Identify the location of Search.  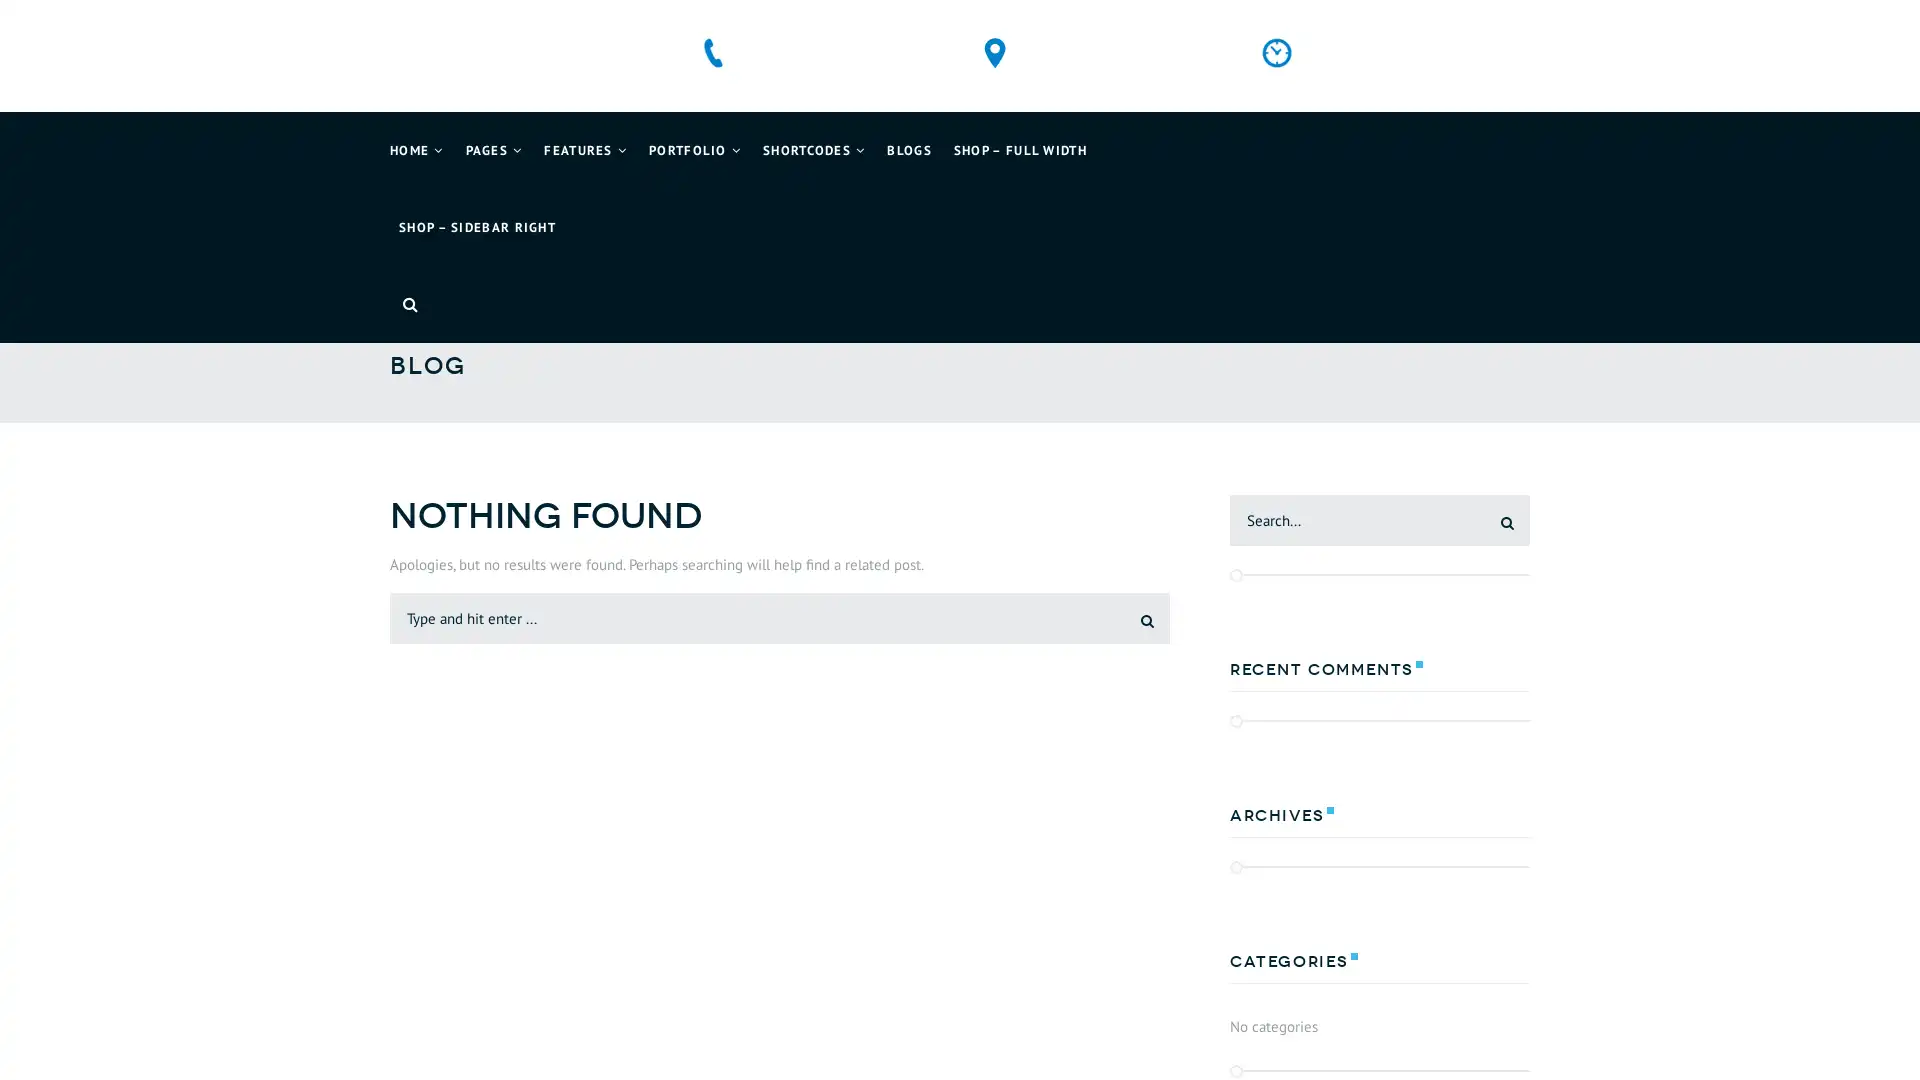
(1492, 519).